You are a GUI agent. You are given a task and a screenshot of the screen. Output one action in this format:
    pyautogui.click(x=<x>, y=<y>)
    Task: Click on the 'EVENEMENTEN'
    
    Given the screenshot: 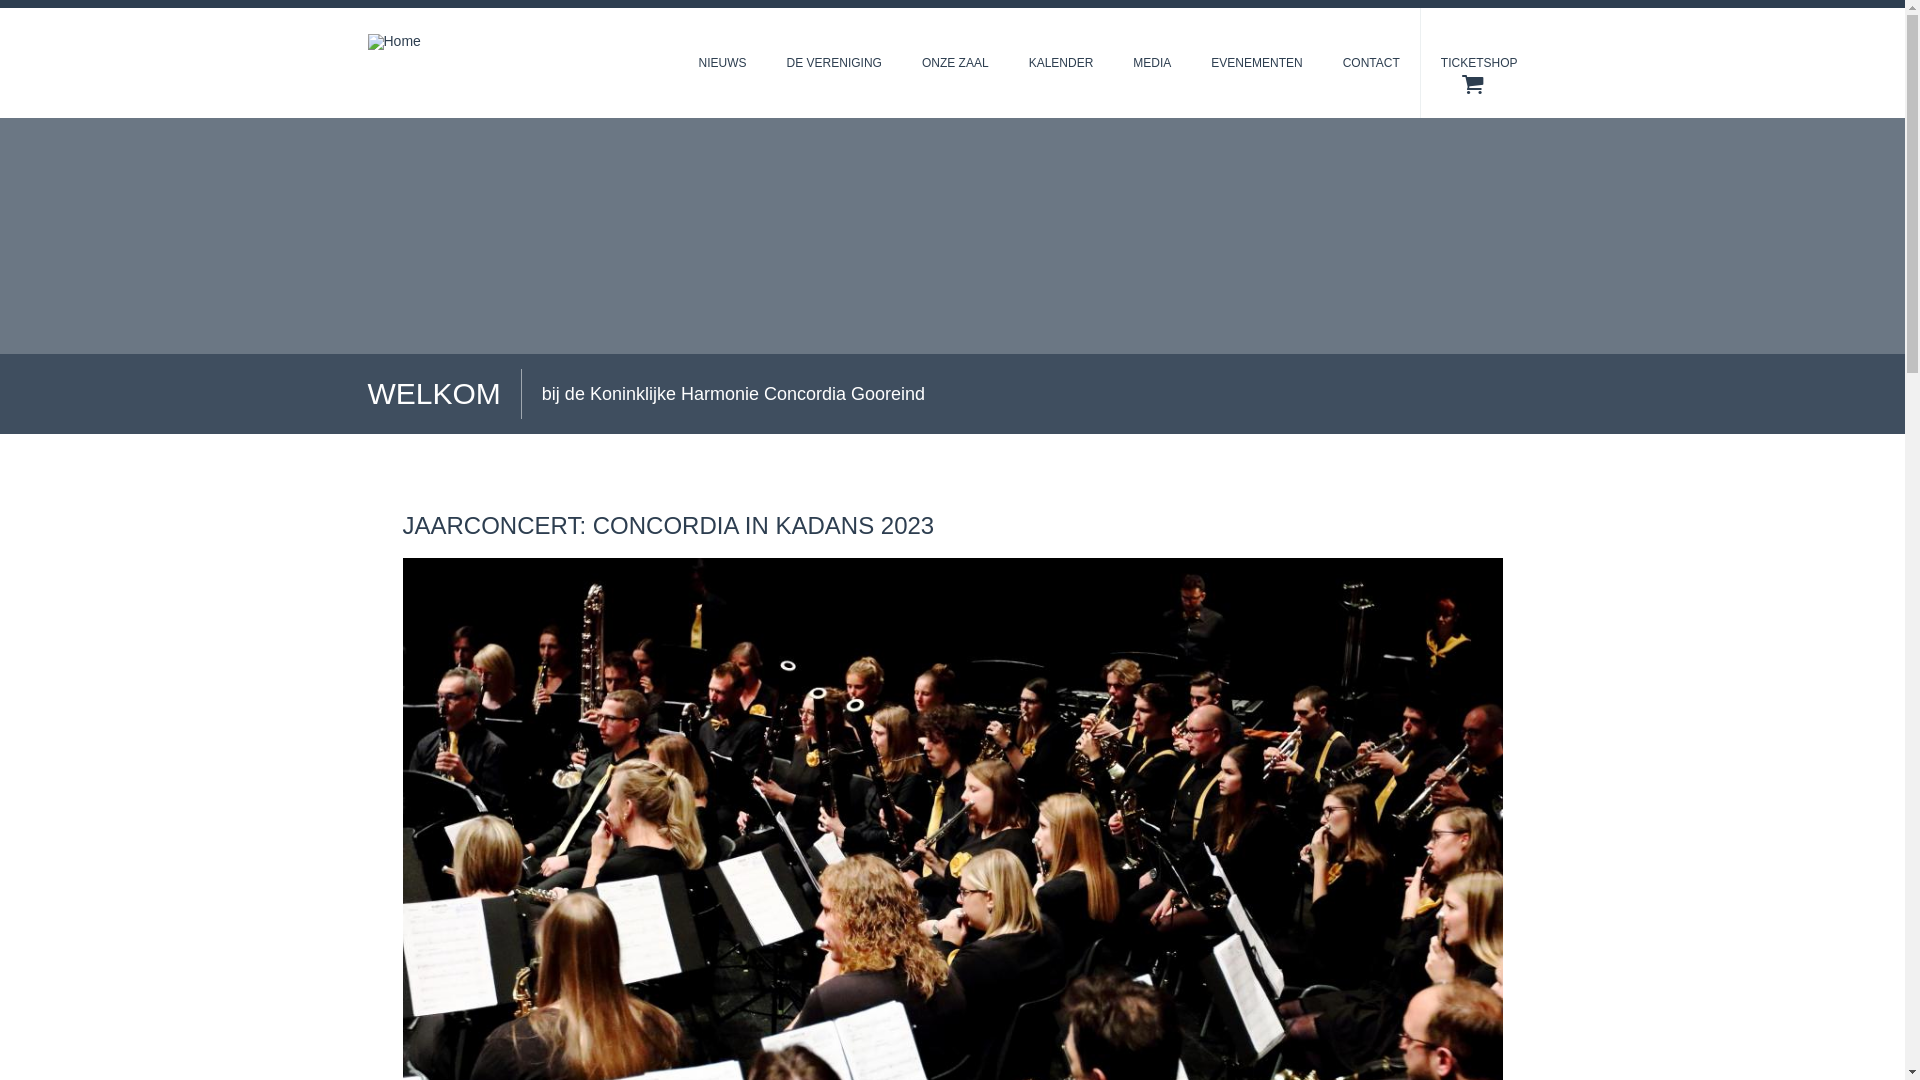 What is the action you would take?
    pyautogui.click(x=1255, y=61)
    